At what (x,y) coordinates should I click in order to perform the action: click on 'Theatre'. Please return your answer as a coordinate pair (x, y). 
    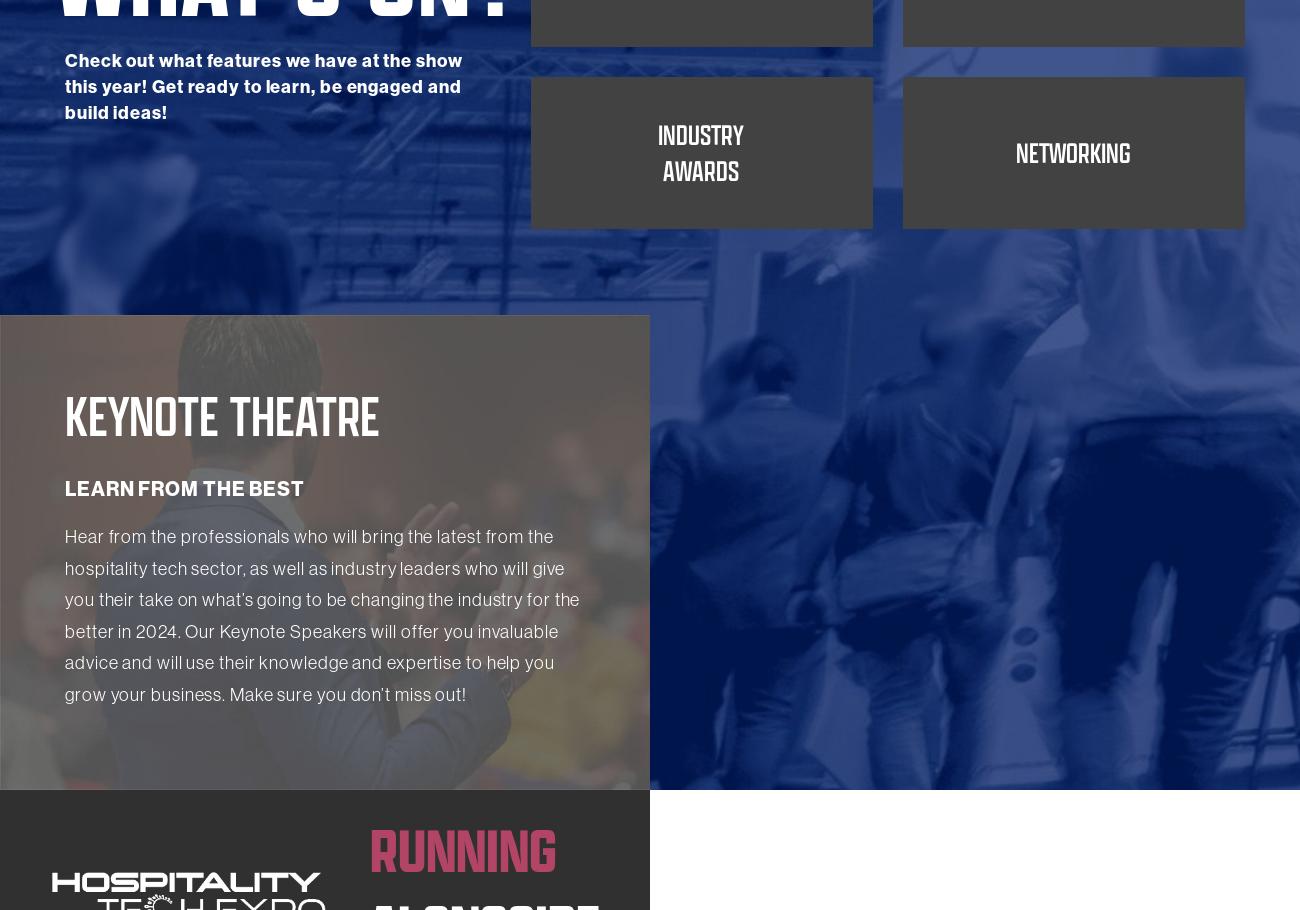
    Looking at the image, I should click on (699, 119).